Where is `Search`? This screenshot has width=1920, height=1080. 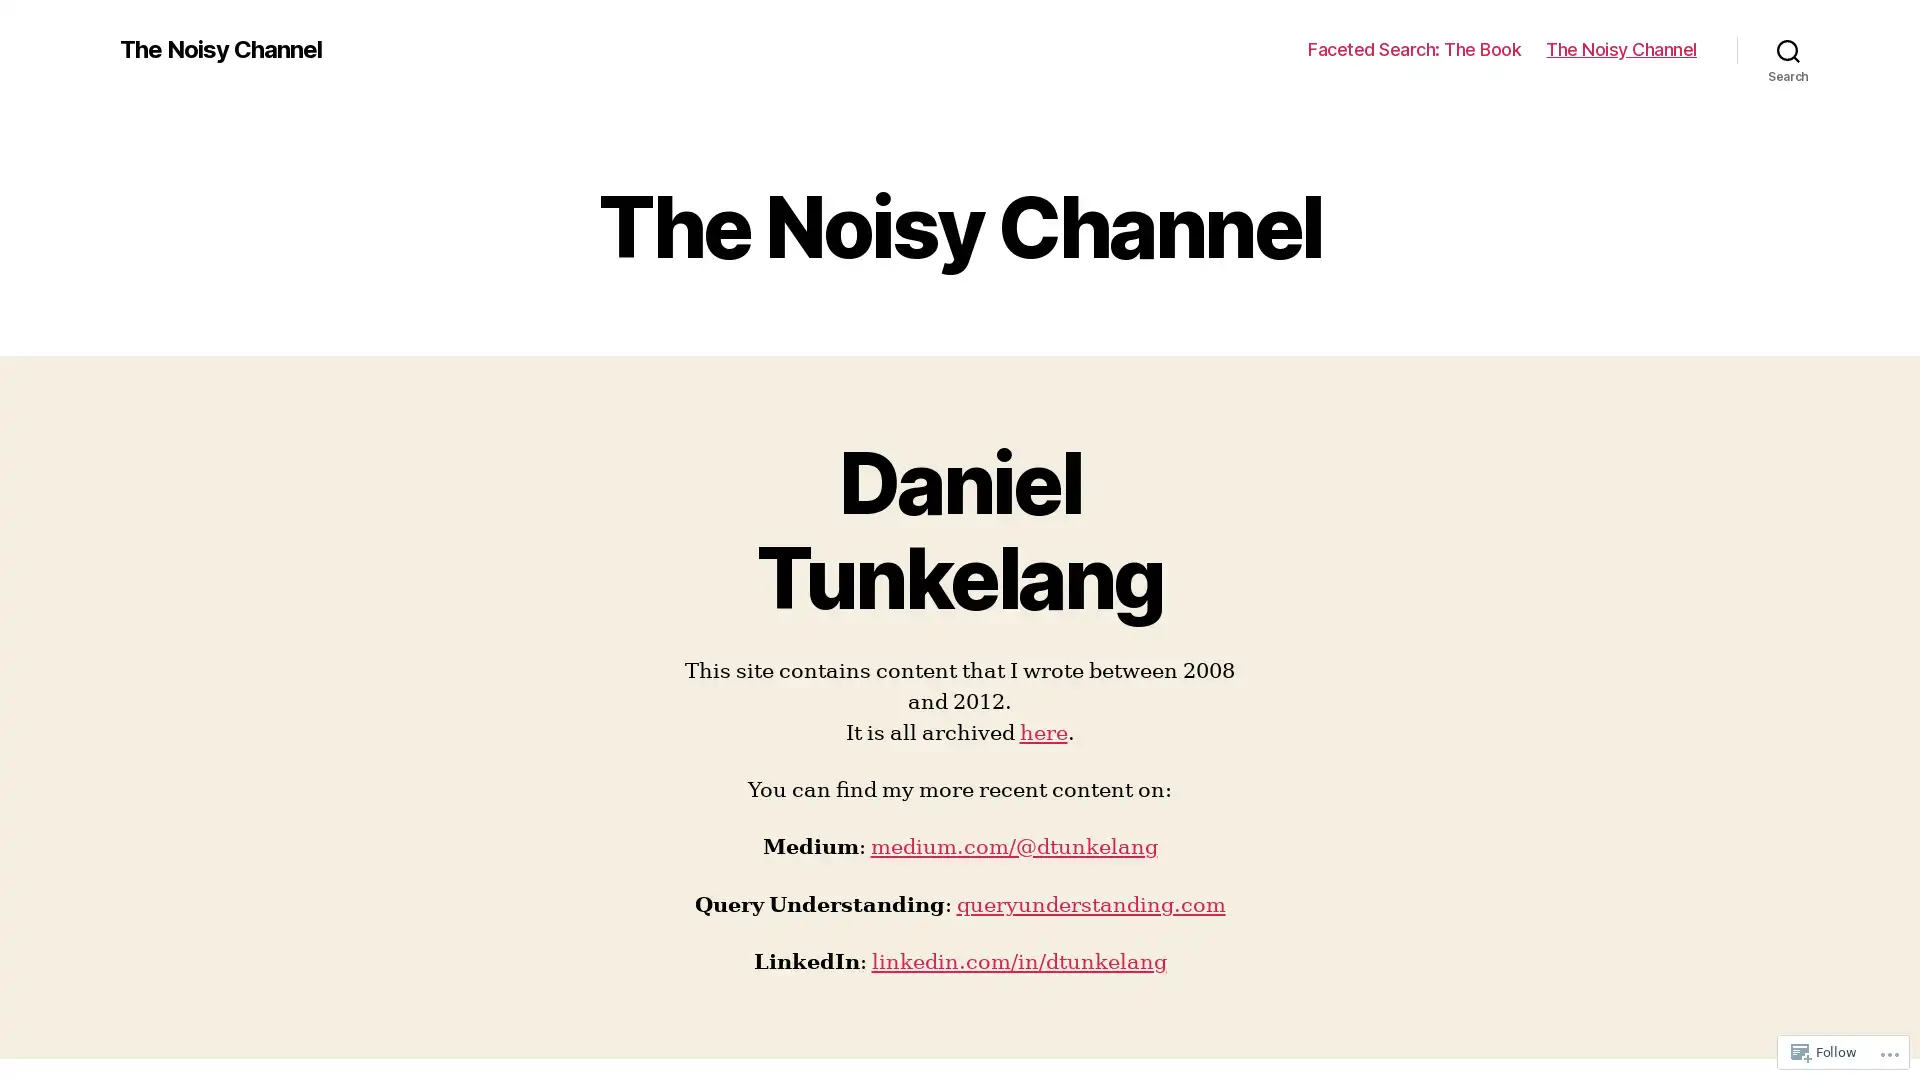
Search is located at coordinates (1788, 49).